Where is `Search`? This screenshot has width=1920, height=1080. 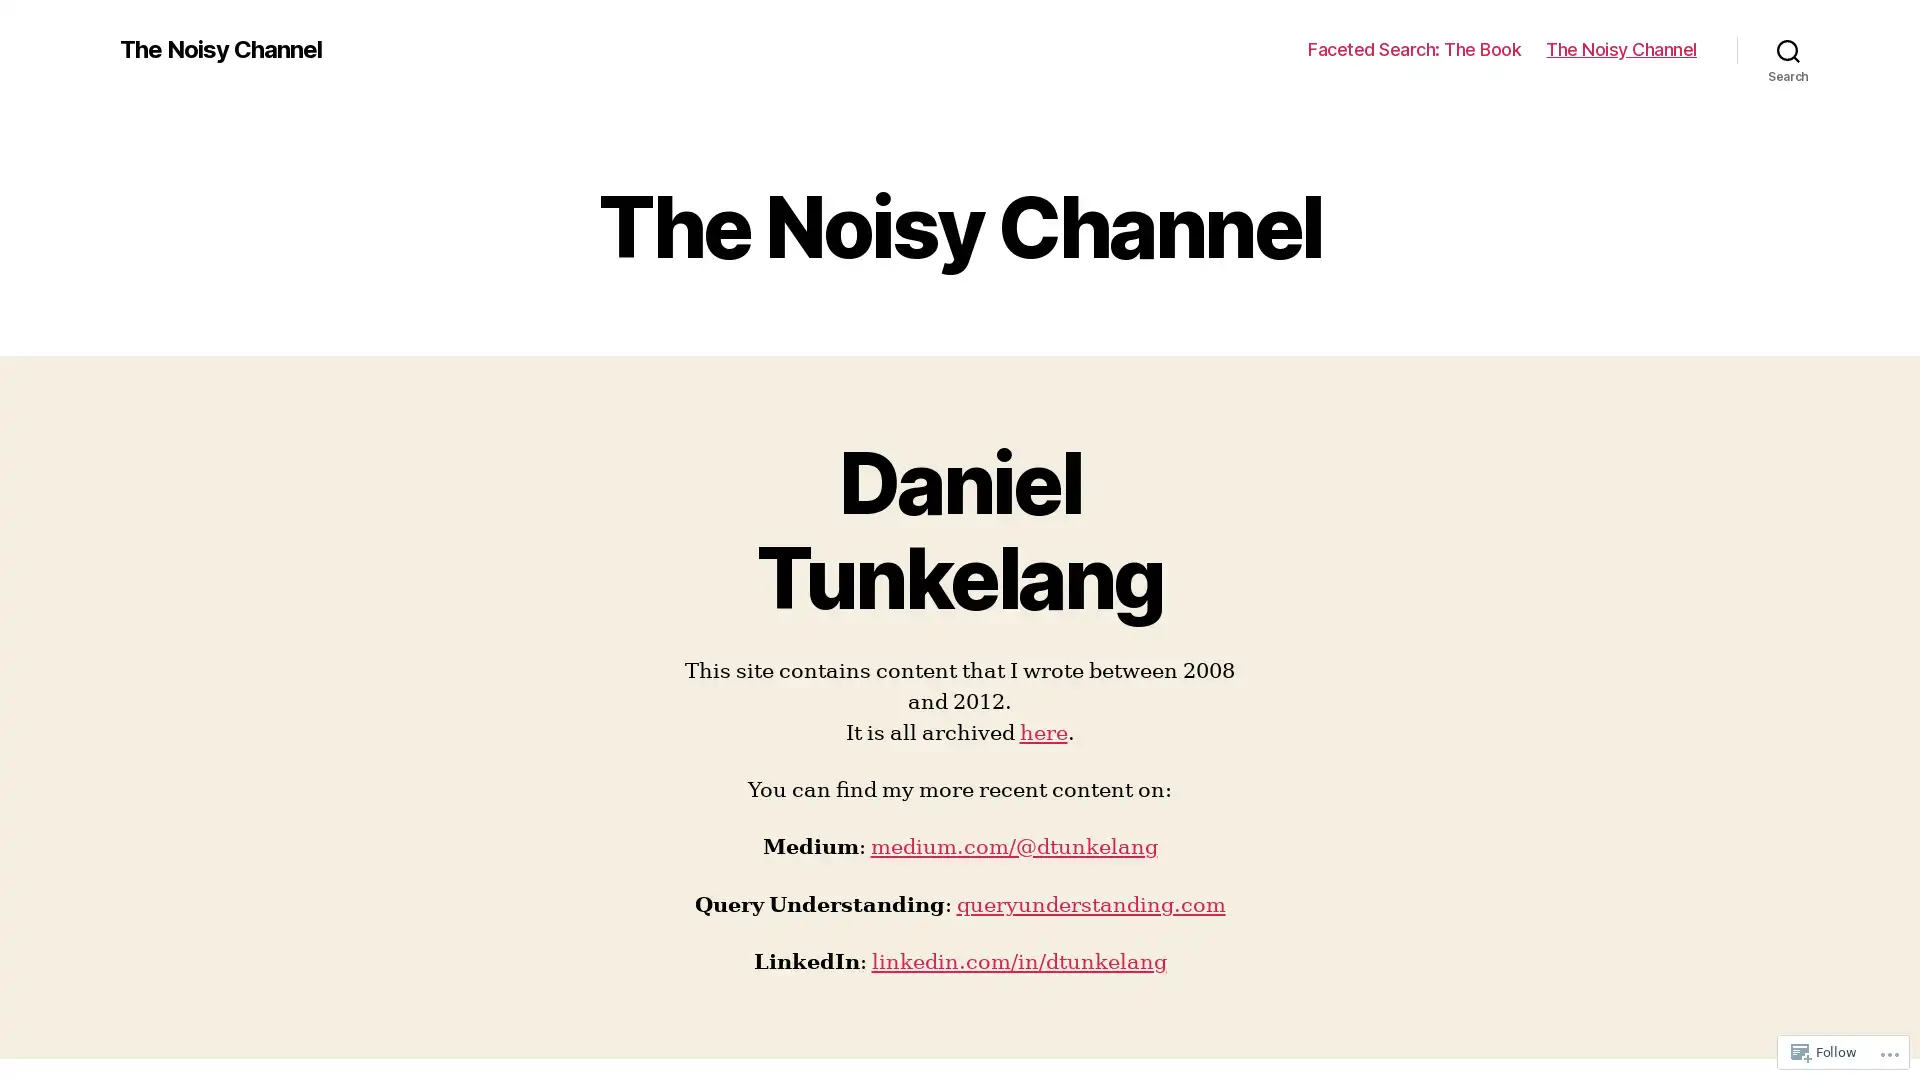
Search is located at coordinates (1788, 49).